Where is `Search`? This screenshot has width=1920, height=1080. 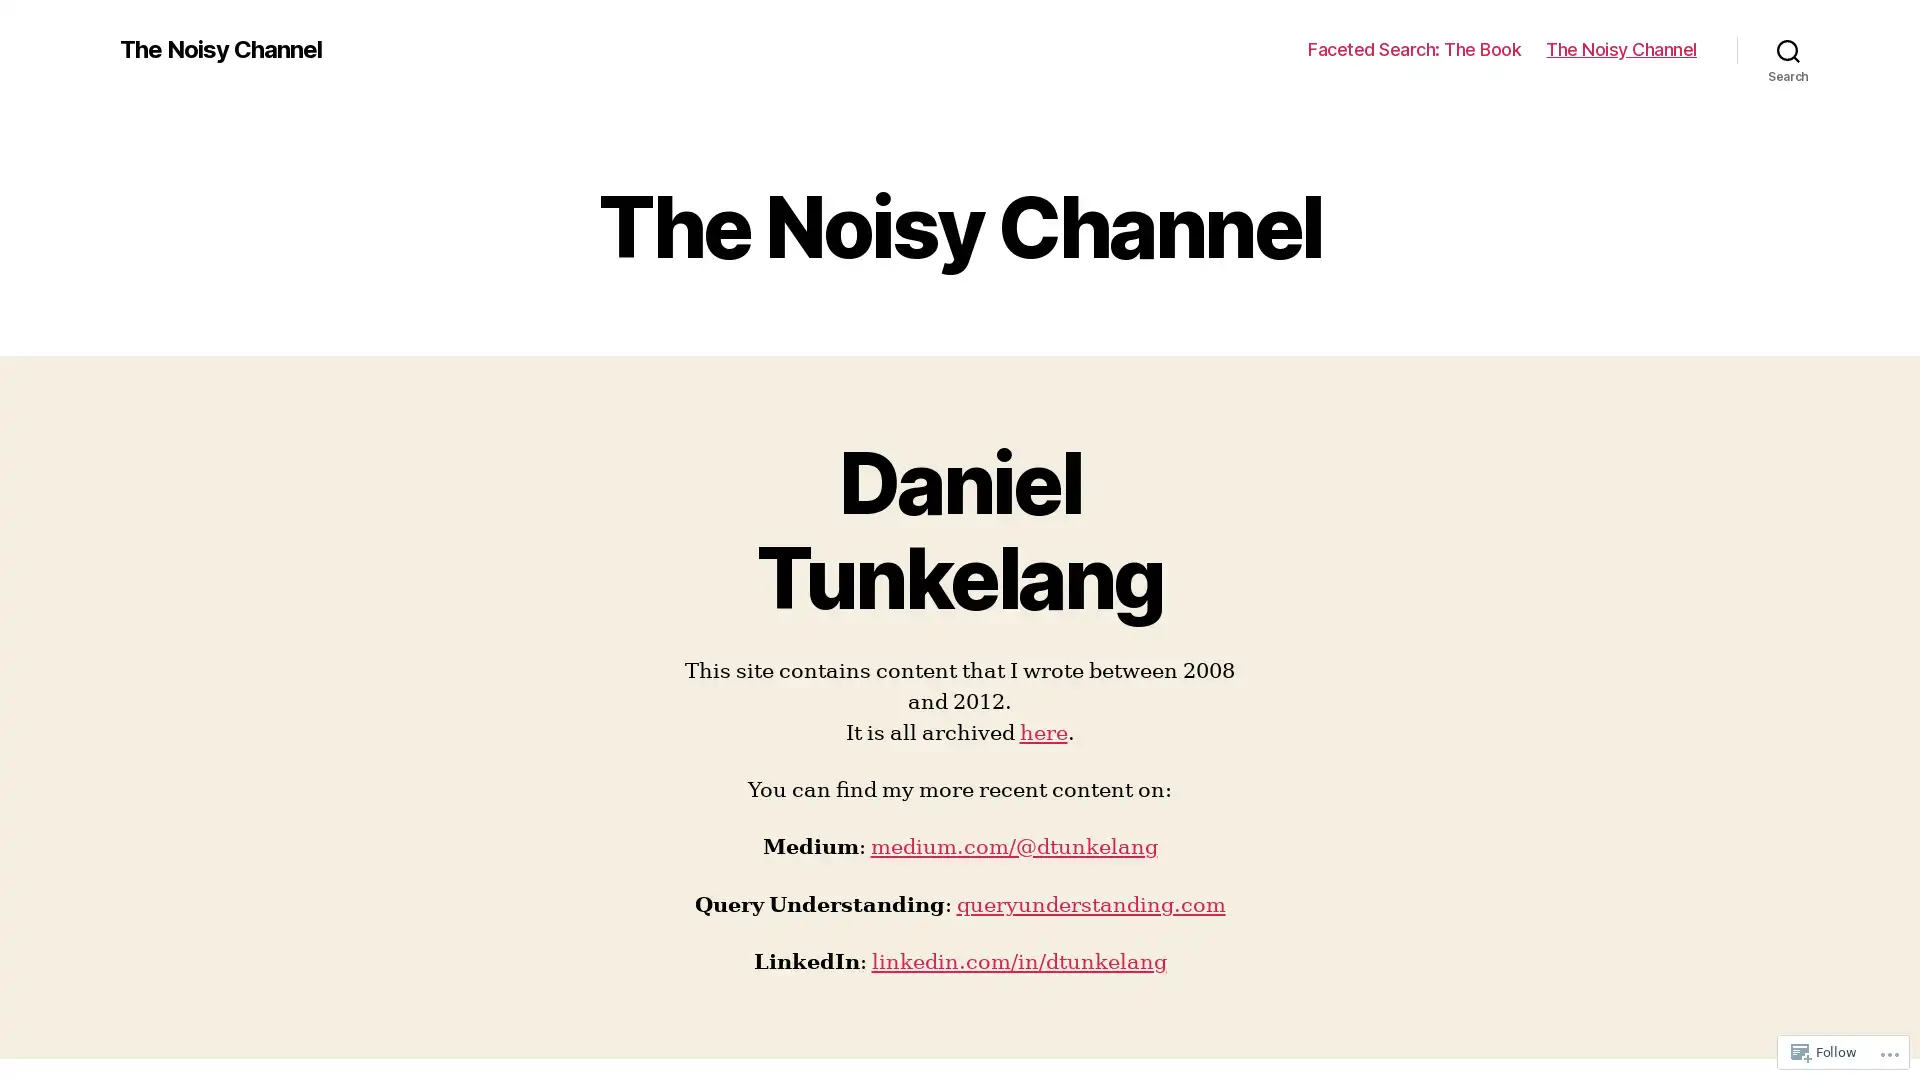
Search is located at coordinates (1788, 49).